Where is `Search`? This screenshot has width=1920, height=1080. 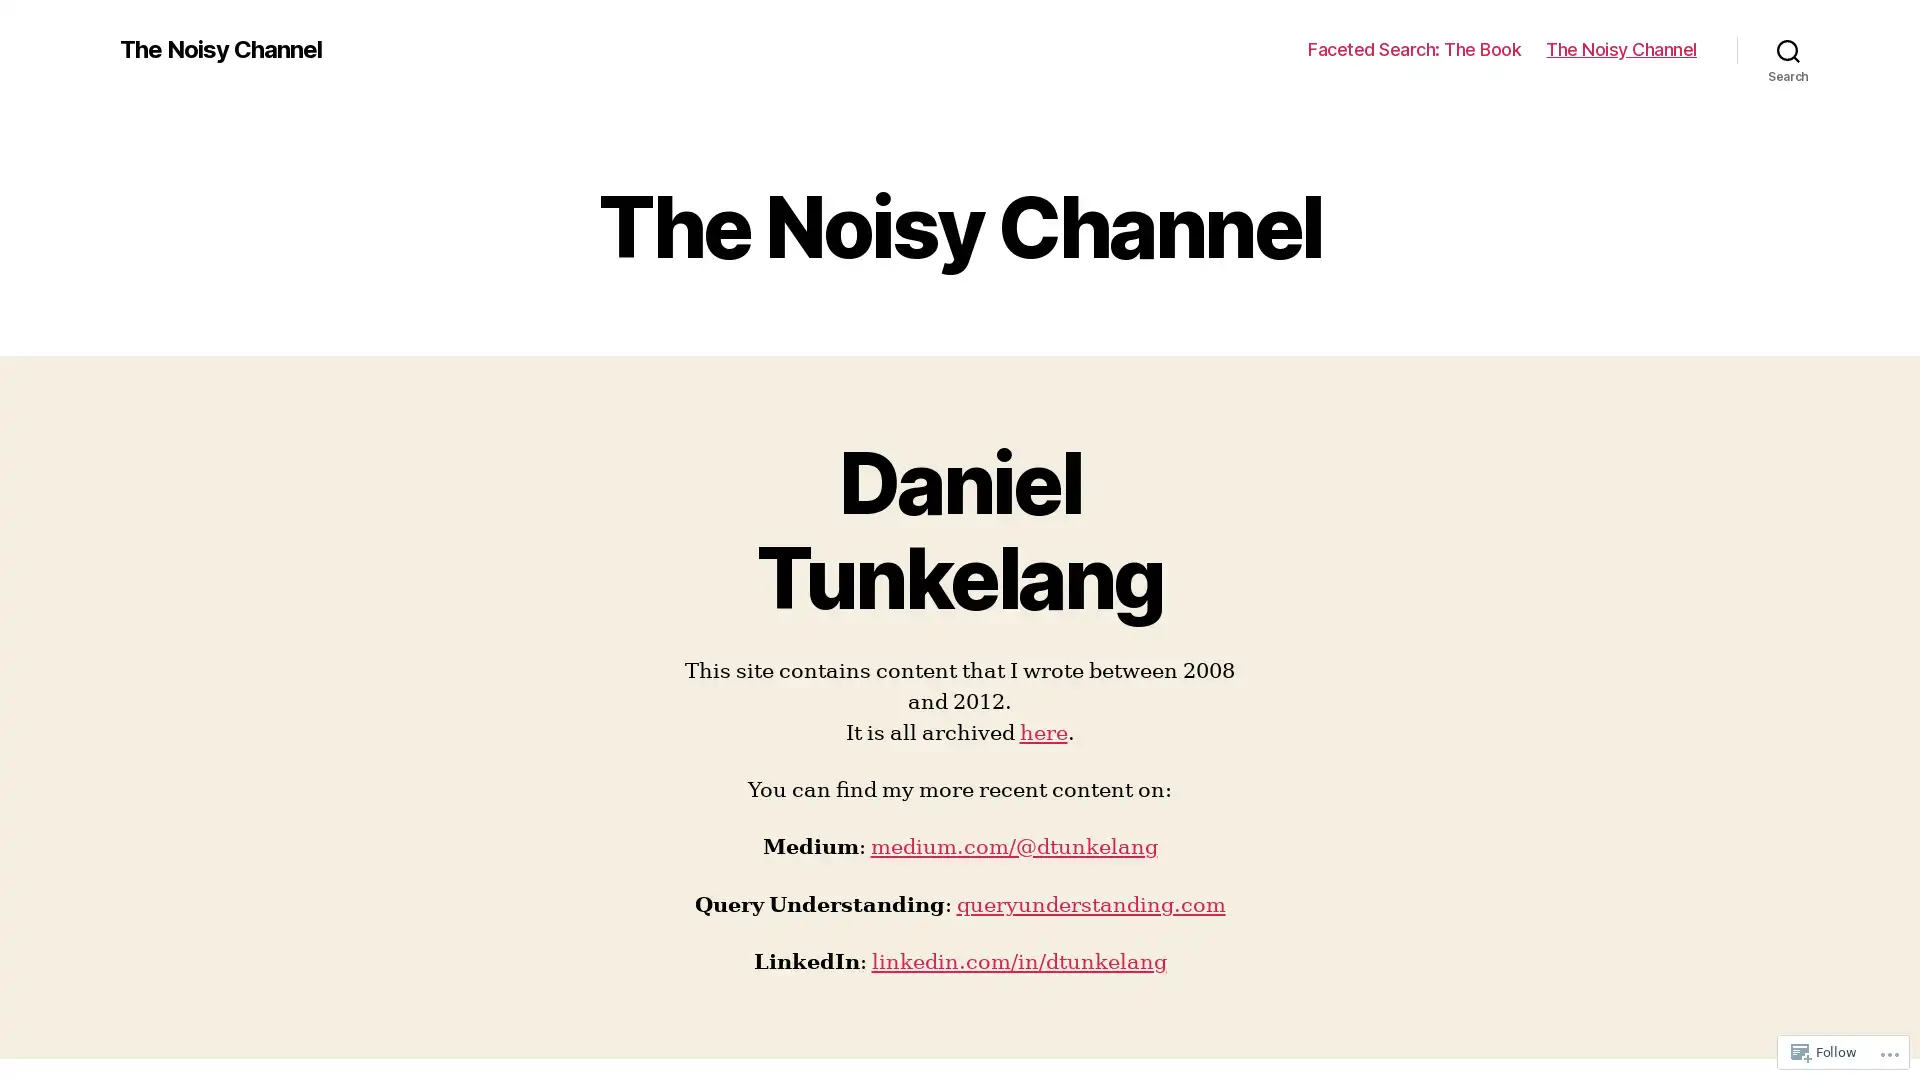
Search is located at coordinates (1788, 49).